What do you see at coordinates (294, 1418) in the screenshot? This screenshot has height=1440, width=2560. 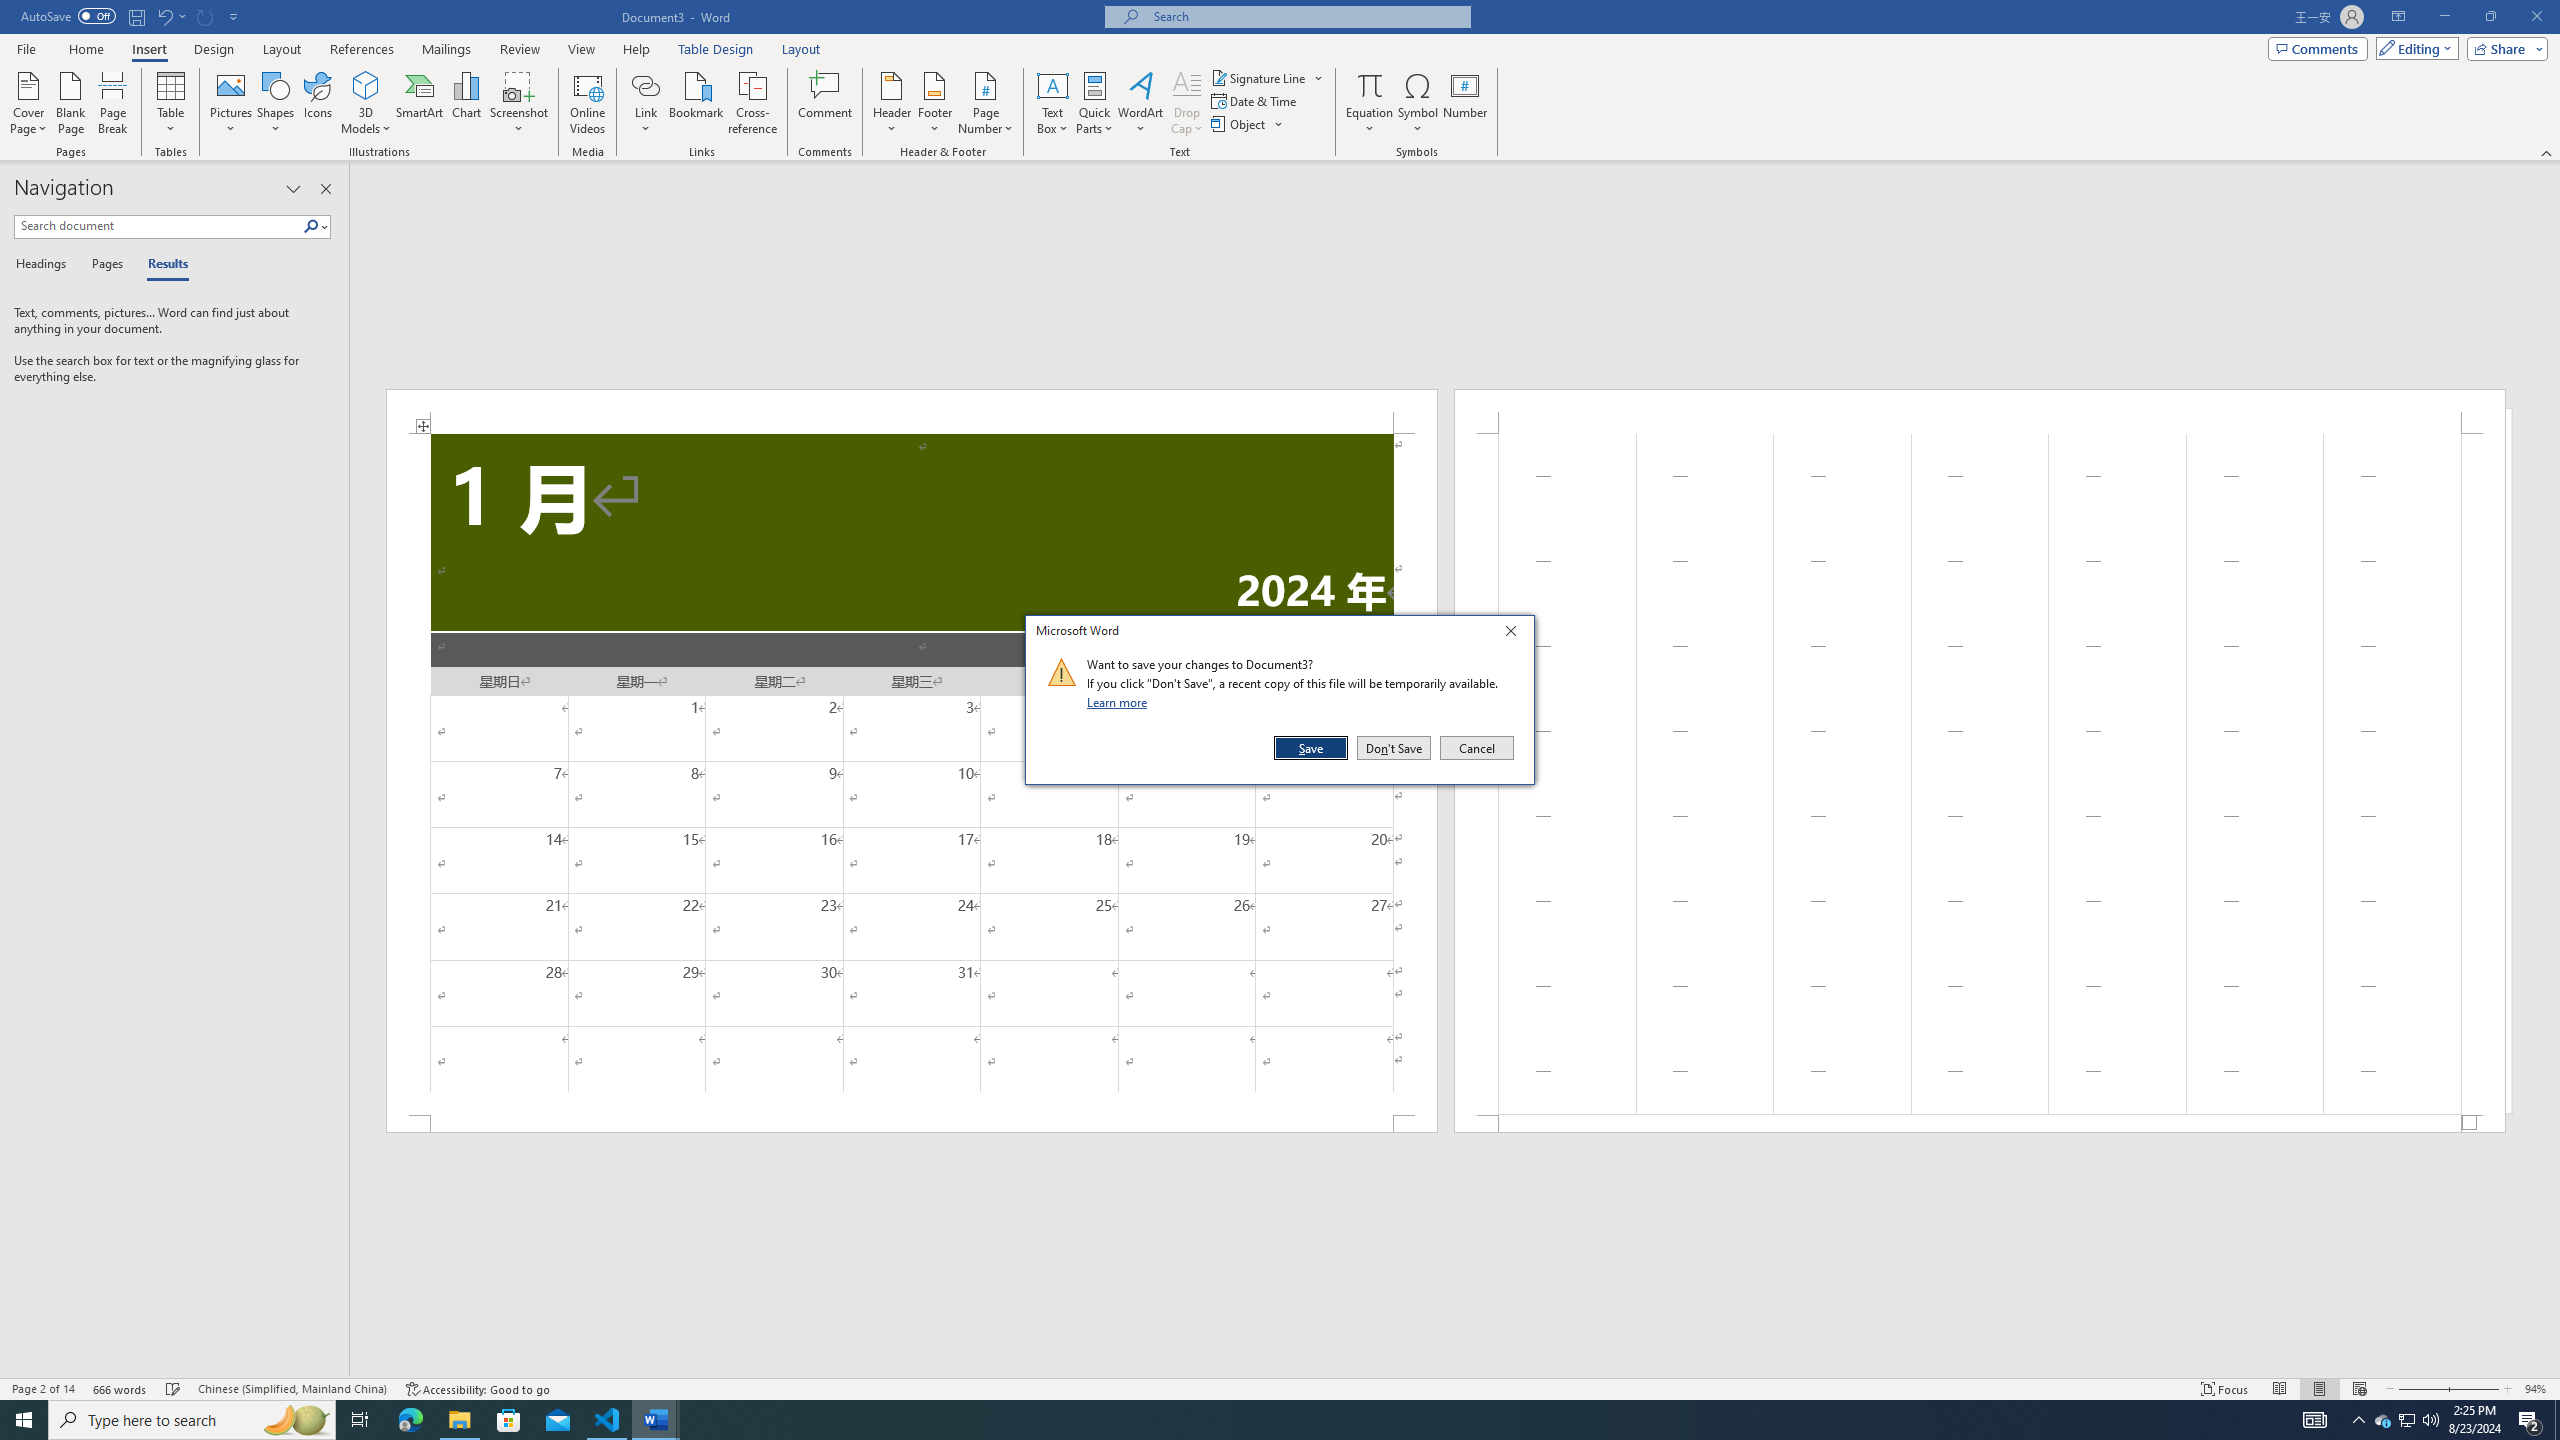 I see `'Search highlights icon opens search home window'` at bounding box center [294, 1418].